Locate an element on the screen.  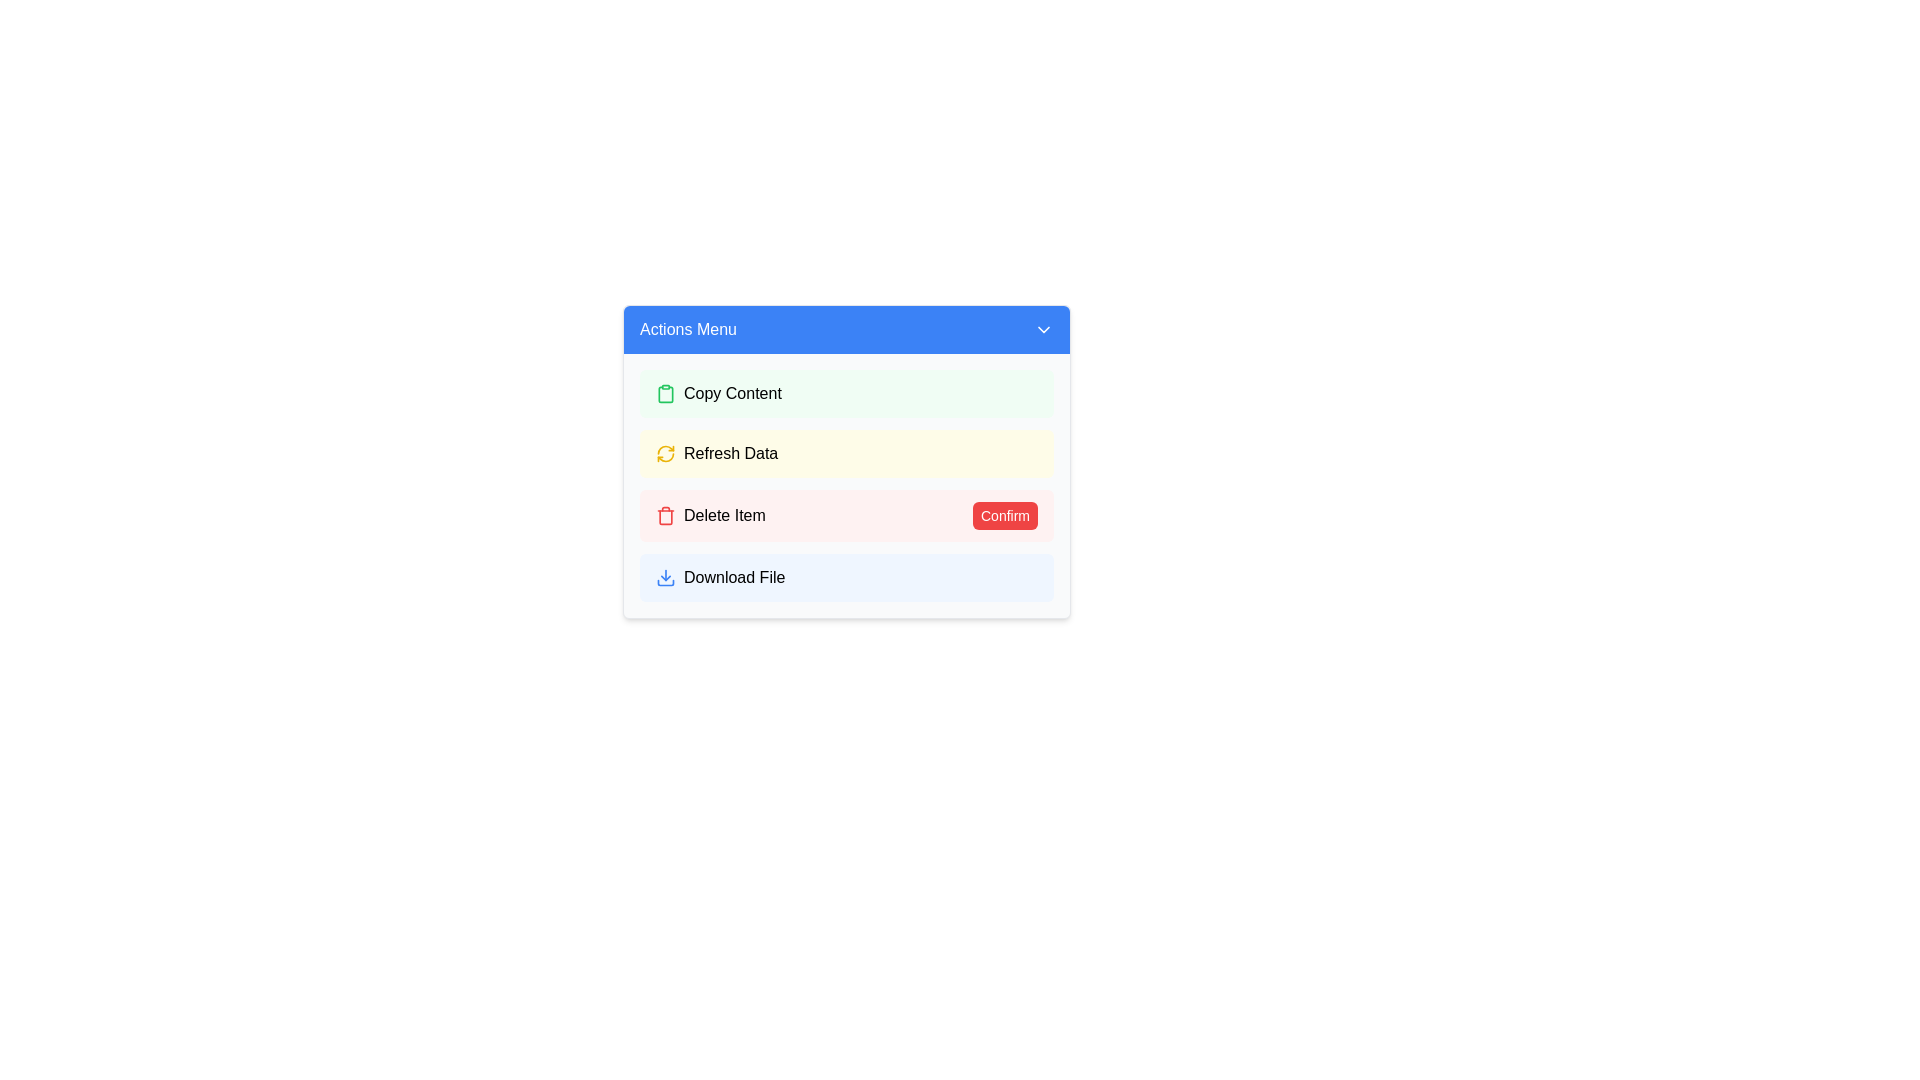
the static text label displaying 'Download File' which is located at the bottom of a vertically-stacked list section, next to a download icon is located at coordinates (733, 578).